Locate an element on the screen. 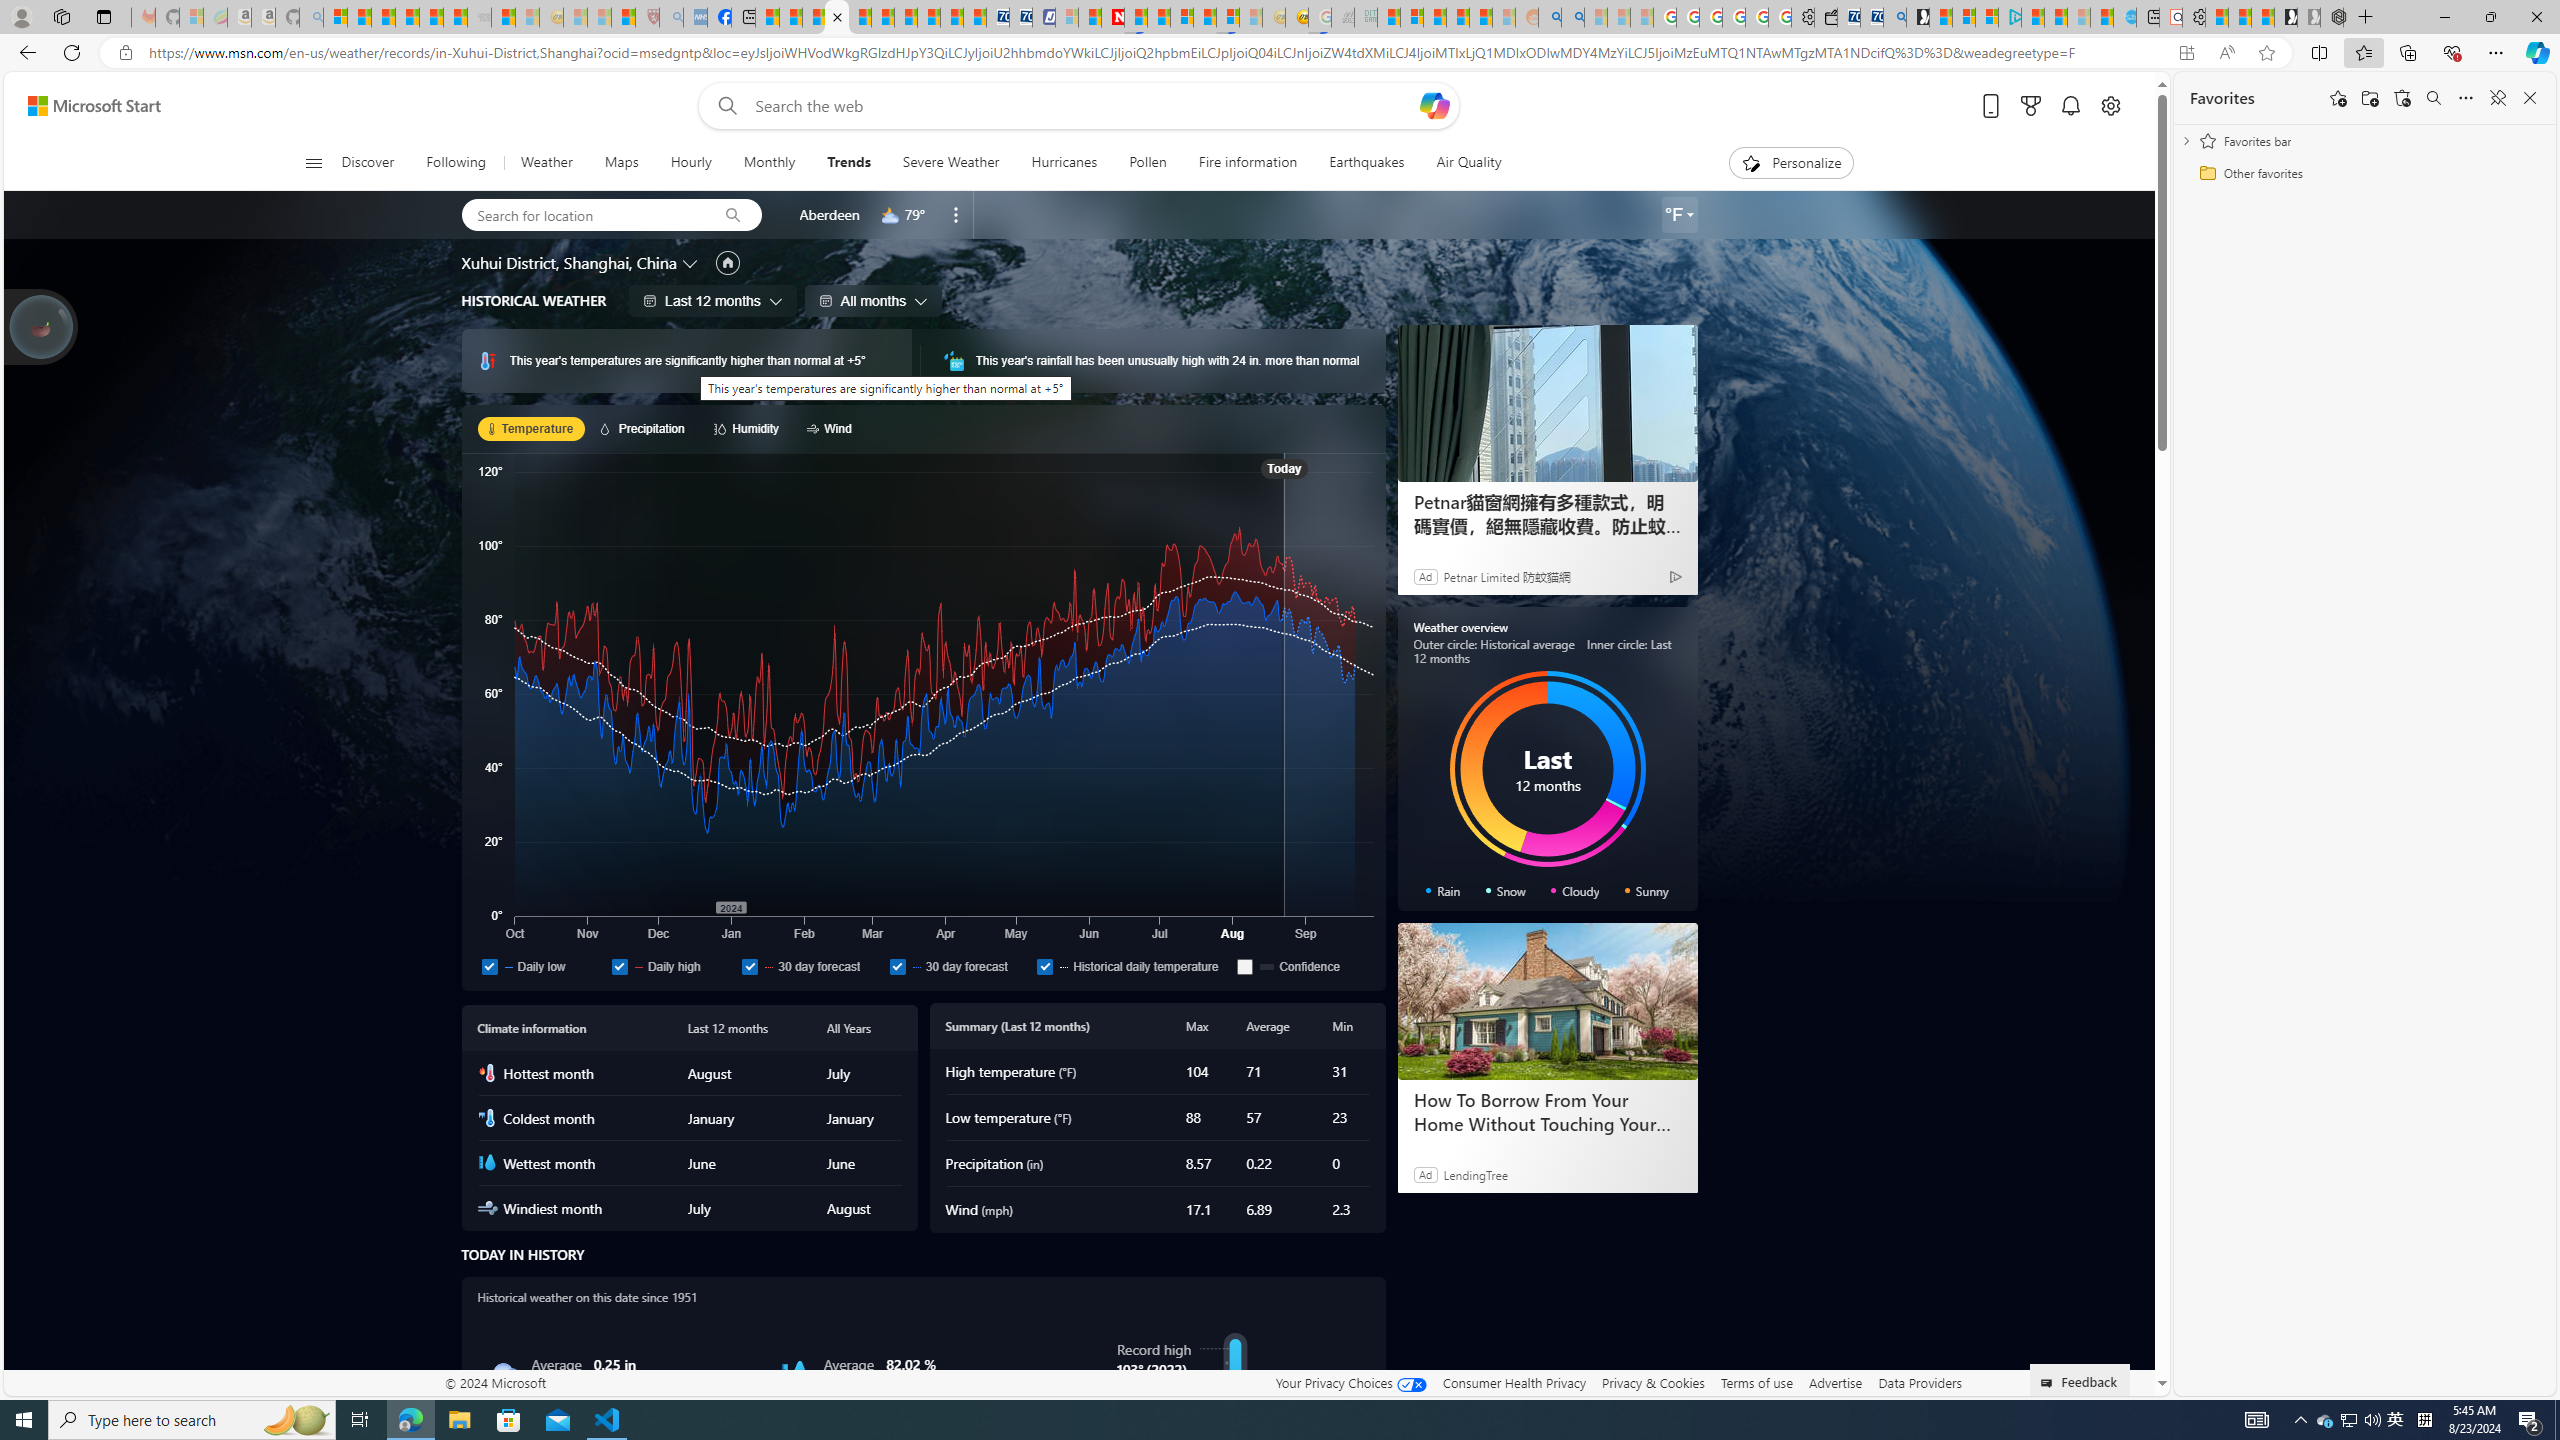 The image size is (2560, 1440). 'Confidence' is located at coordinates (1300, 965).